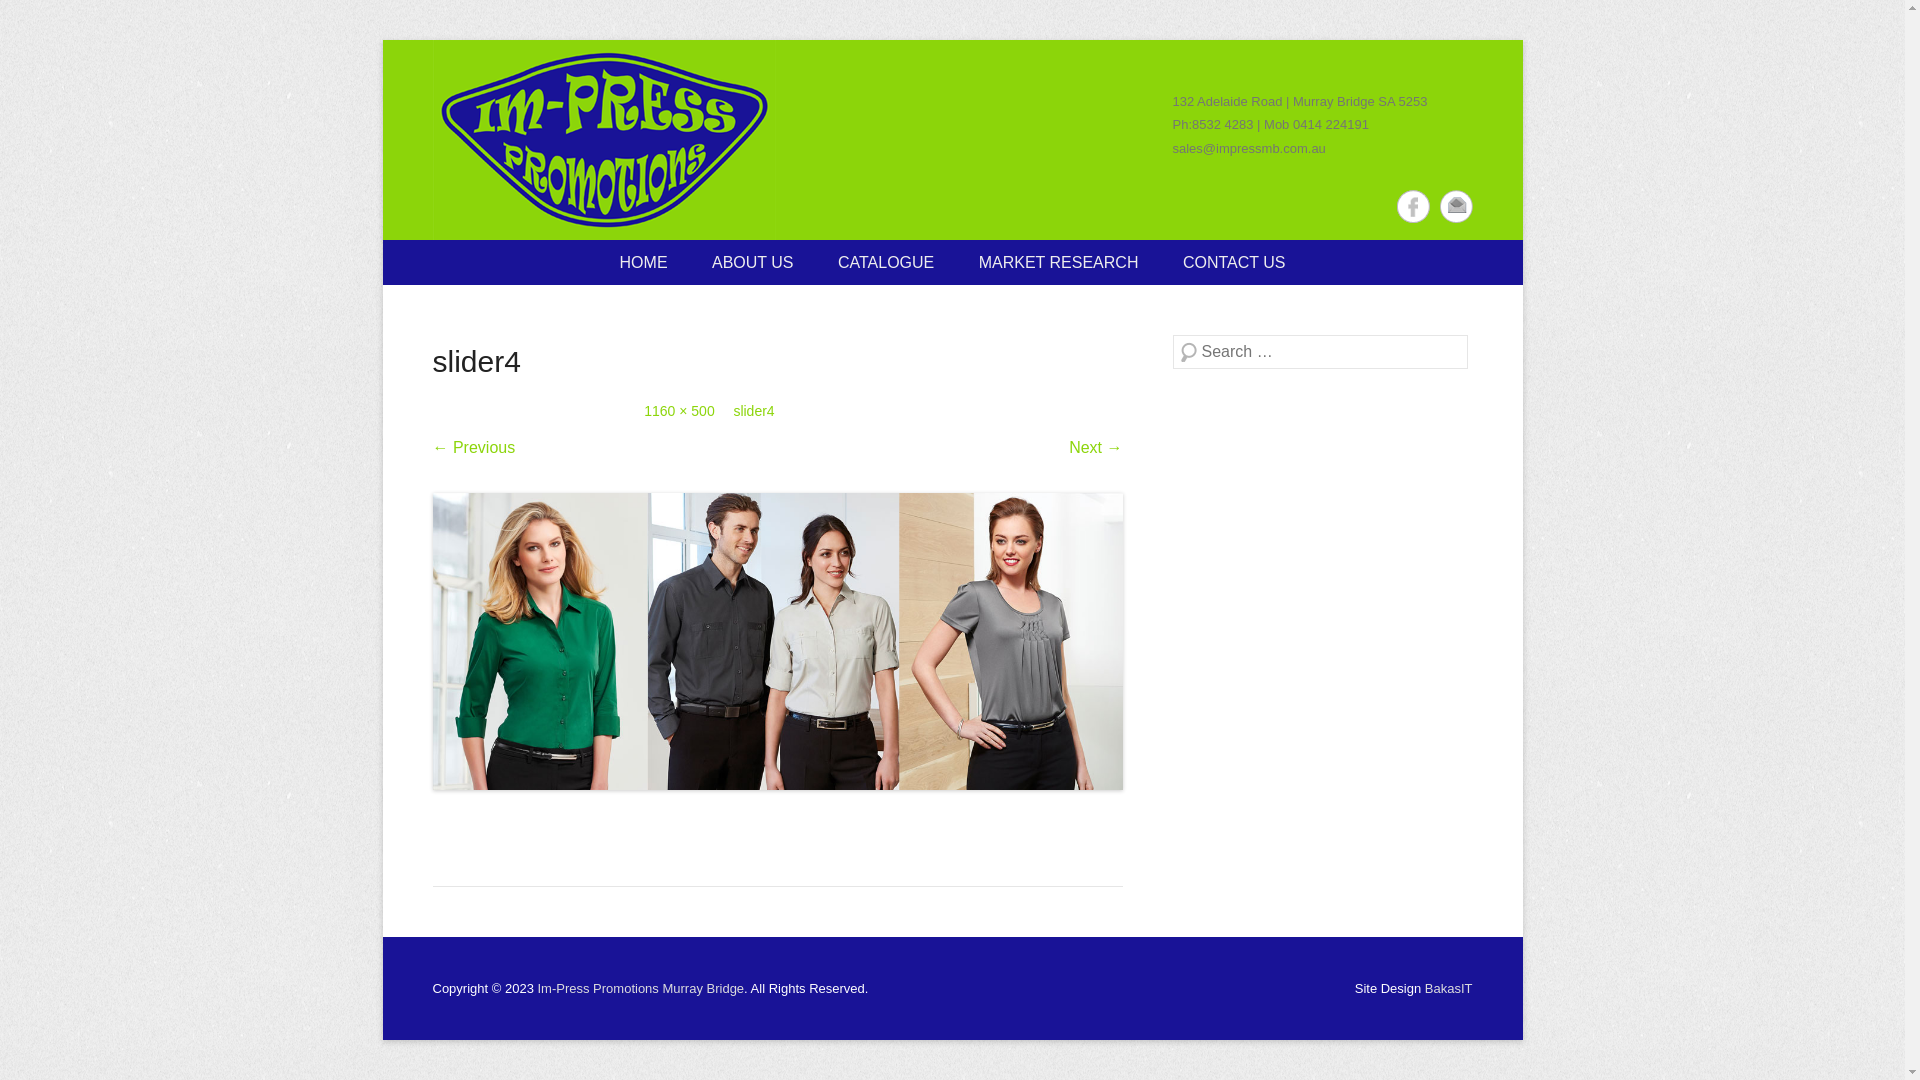  What do you see at coordinates (1247, 147) in the screenshot?
I see `'sales@impressmb.com.au'` at bounding box center [1247, 147].